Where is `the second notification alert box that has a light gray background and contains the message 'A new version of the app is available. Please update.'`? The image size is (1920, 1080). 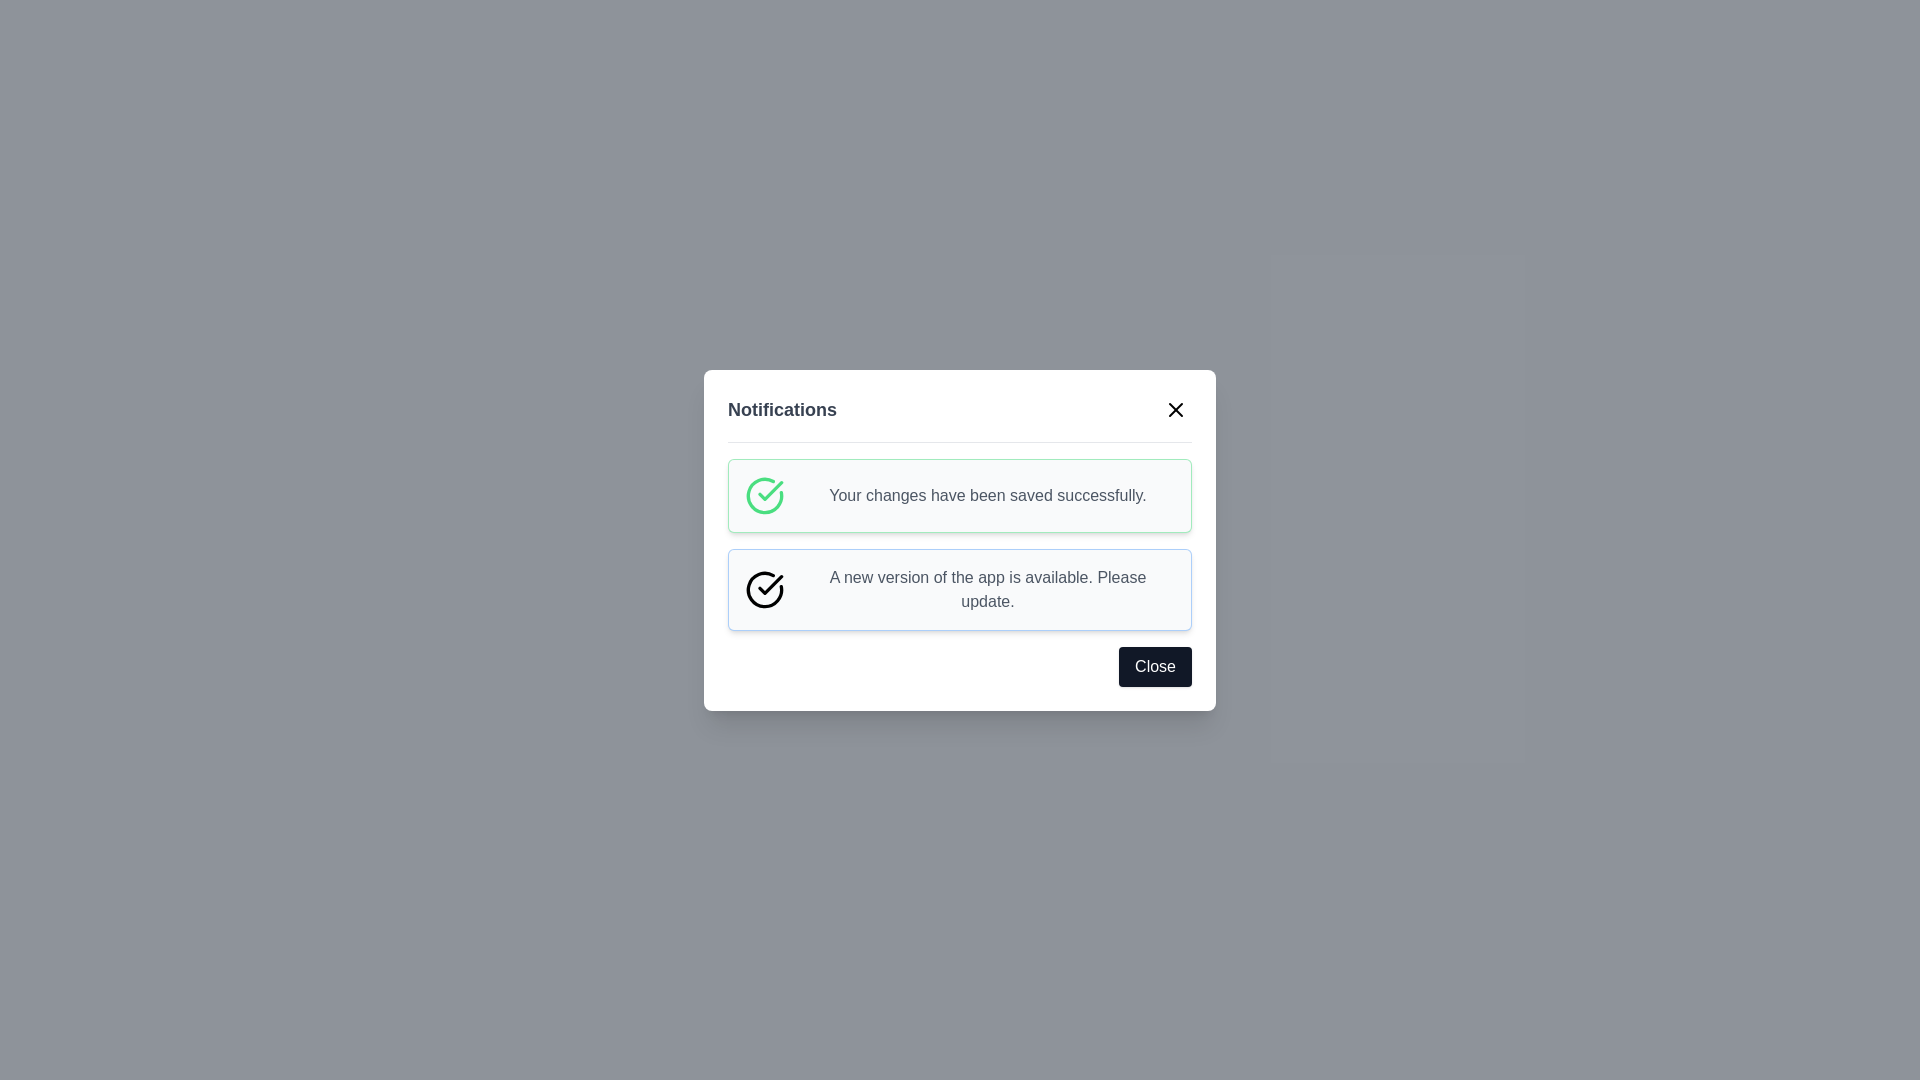 the second notification alert box that has a light gray background and contains the message 'A new version of the app is available. Please update.' is located at coordinates (960, 588).